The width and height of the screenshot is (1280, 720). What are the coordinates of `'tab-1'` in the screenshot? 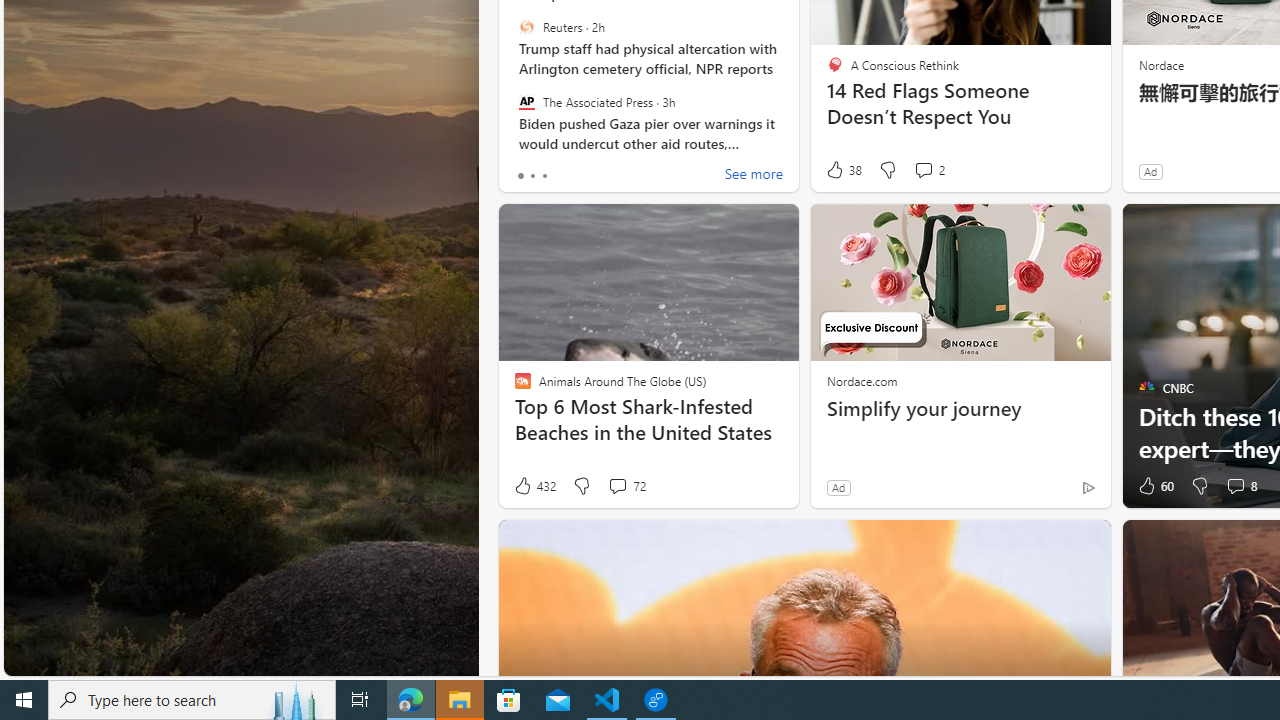 It's located at (532, 175).